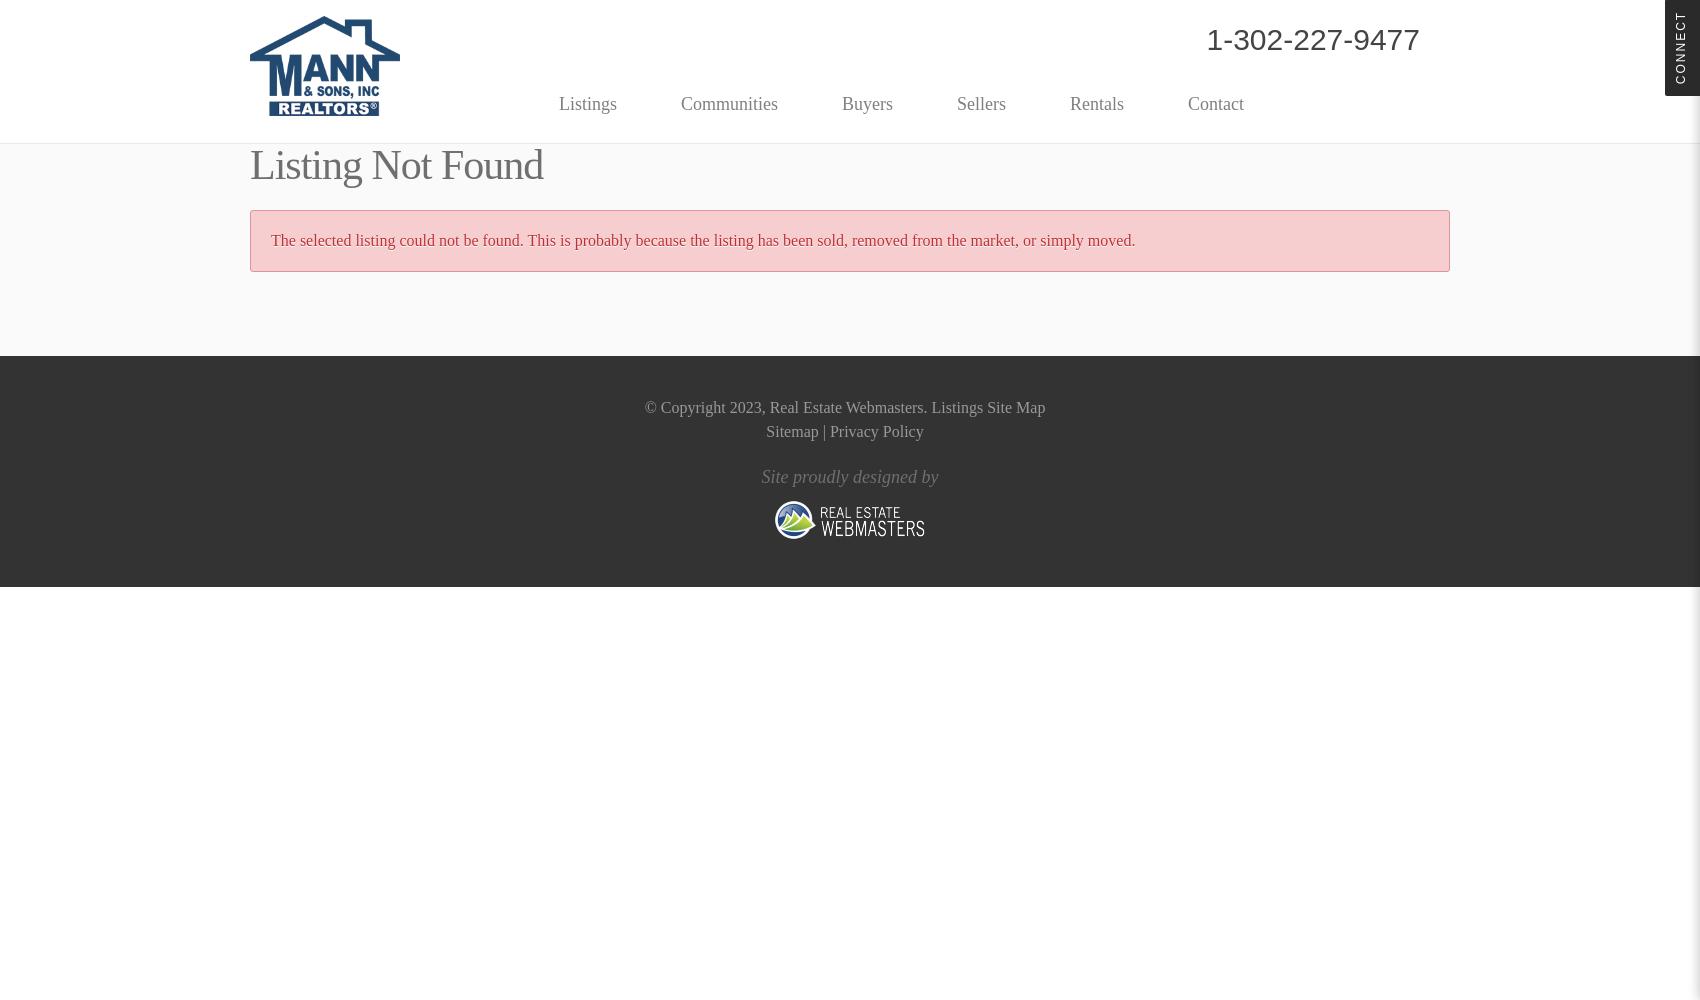  Describe the element at coordinates (987, 407) in the screenshot. I see `'Listings Site Map'` at that location.